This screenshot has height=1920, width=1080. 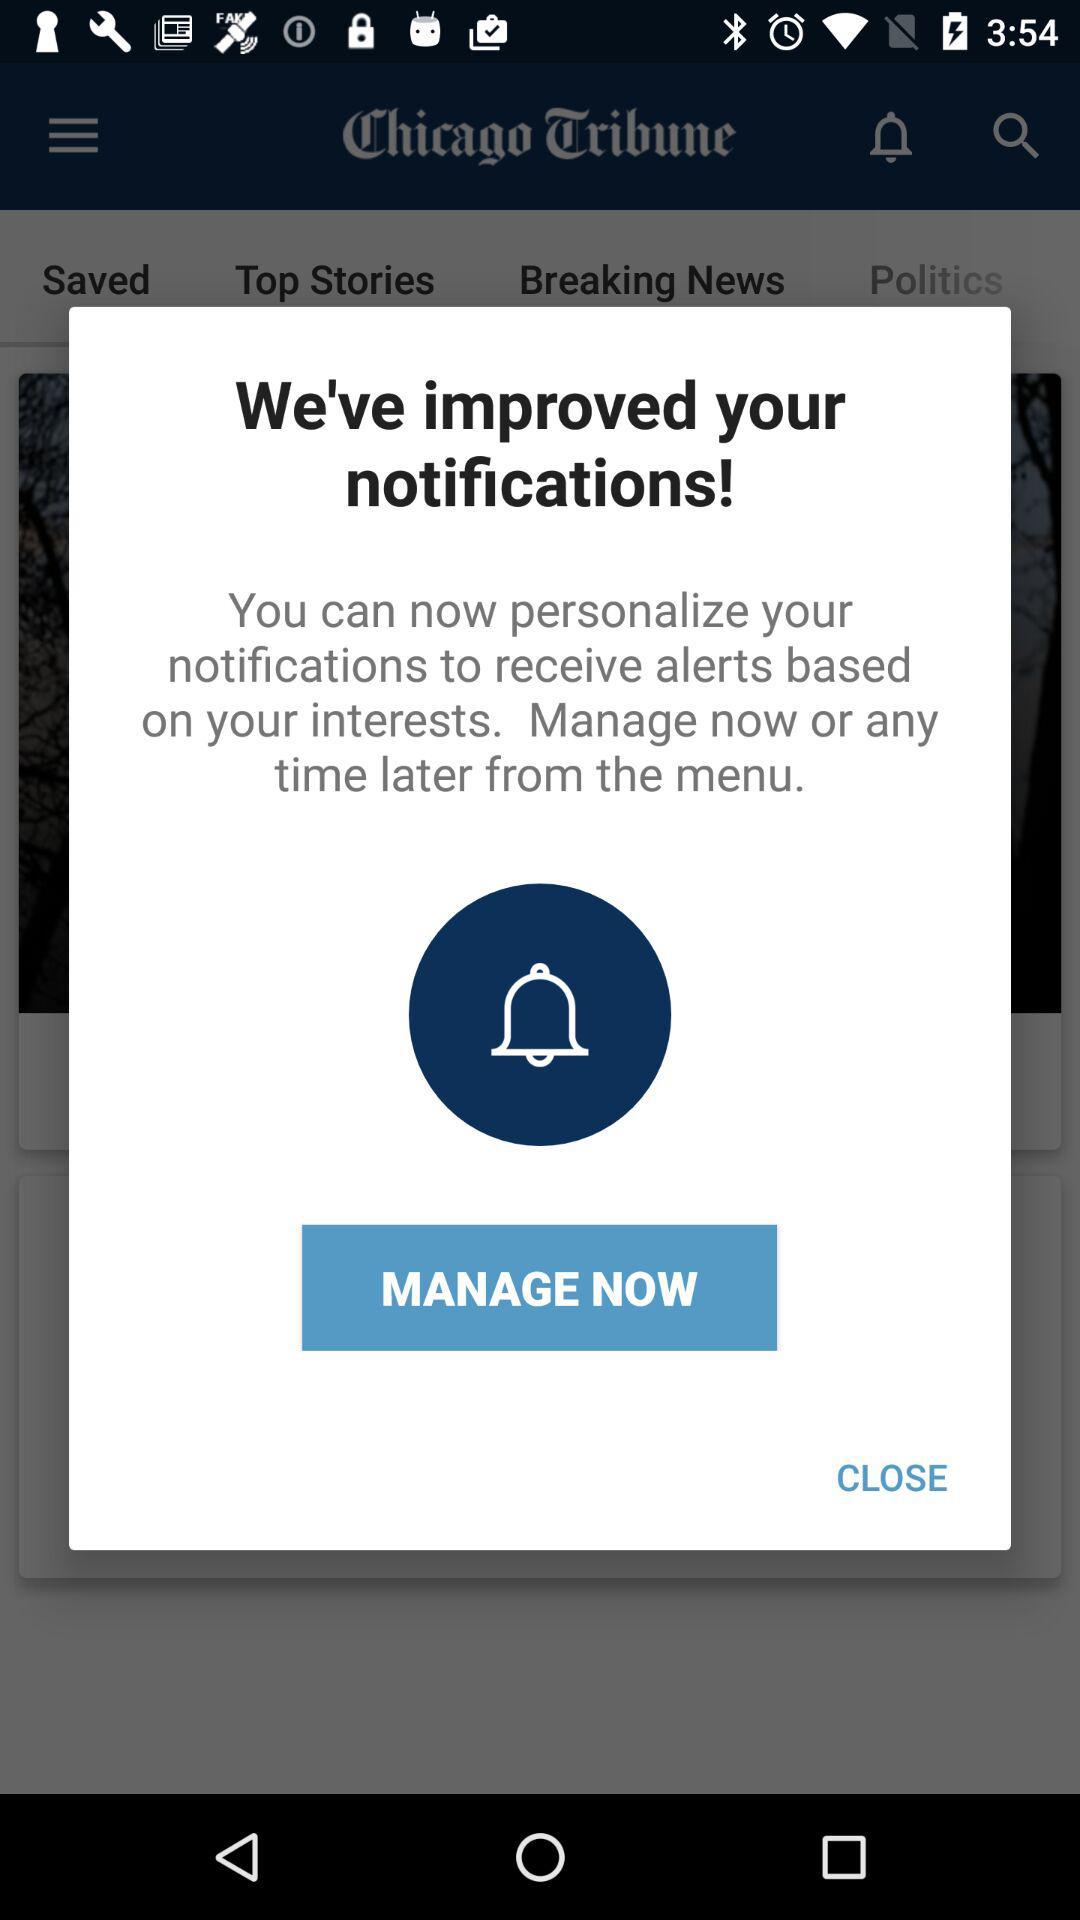 What do you see at coordinates (891, 1476) in the screenshot?
I see `item at the bottom right corner` at bounding box center [891, 1476].